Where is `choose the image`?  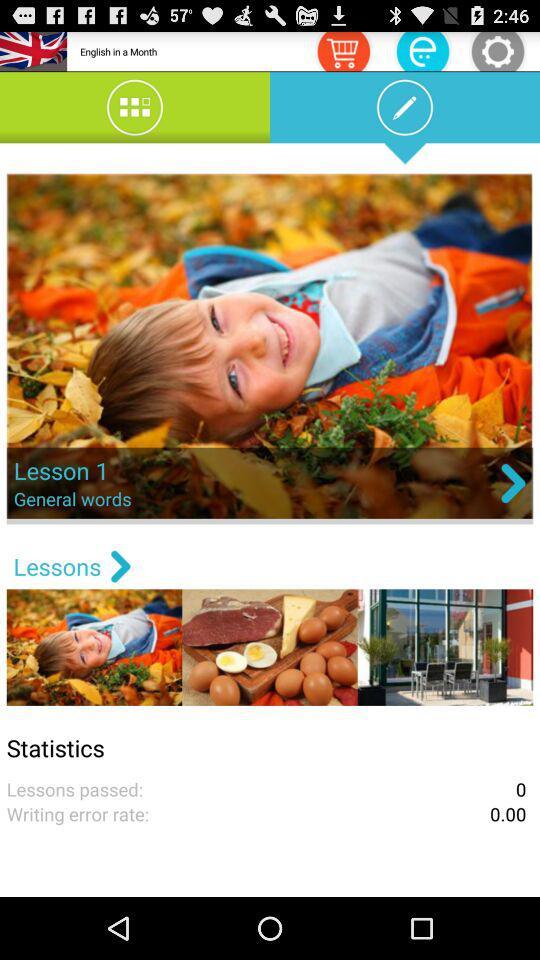 choose the image is located at coordinates (270, 348).